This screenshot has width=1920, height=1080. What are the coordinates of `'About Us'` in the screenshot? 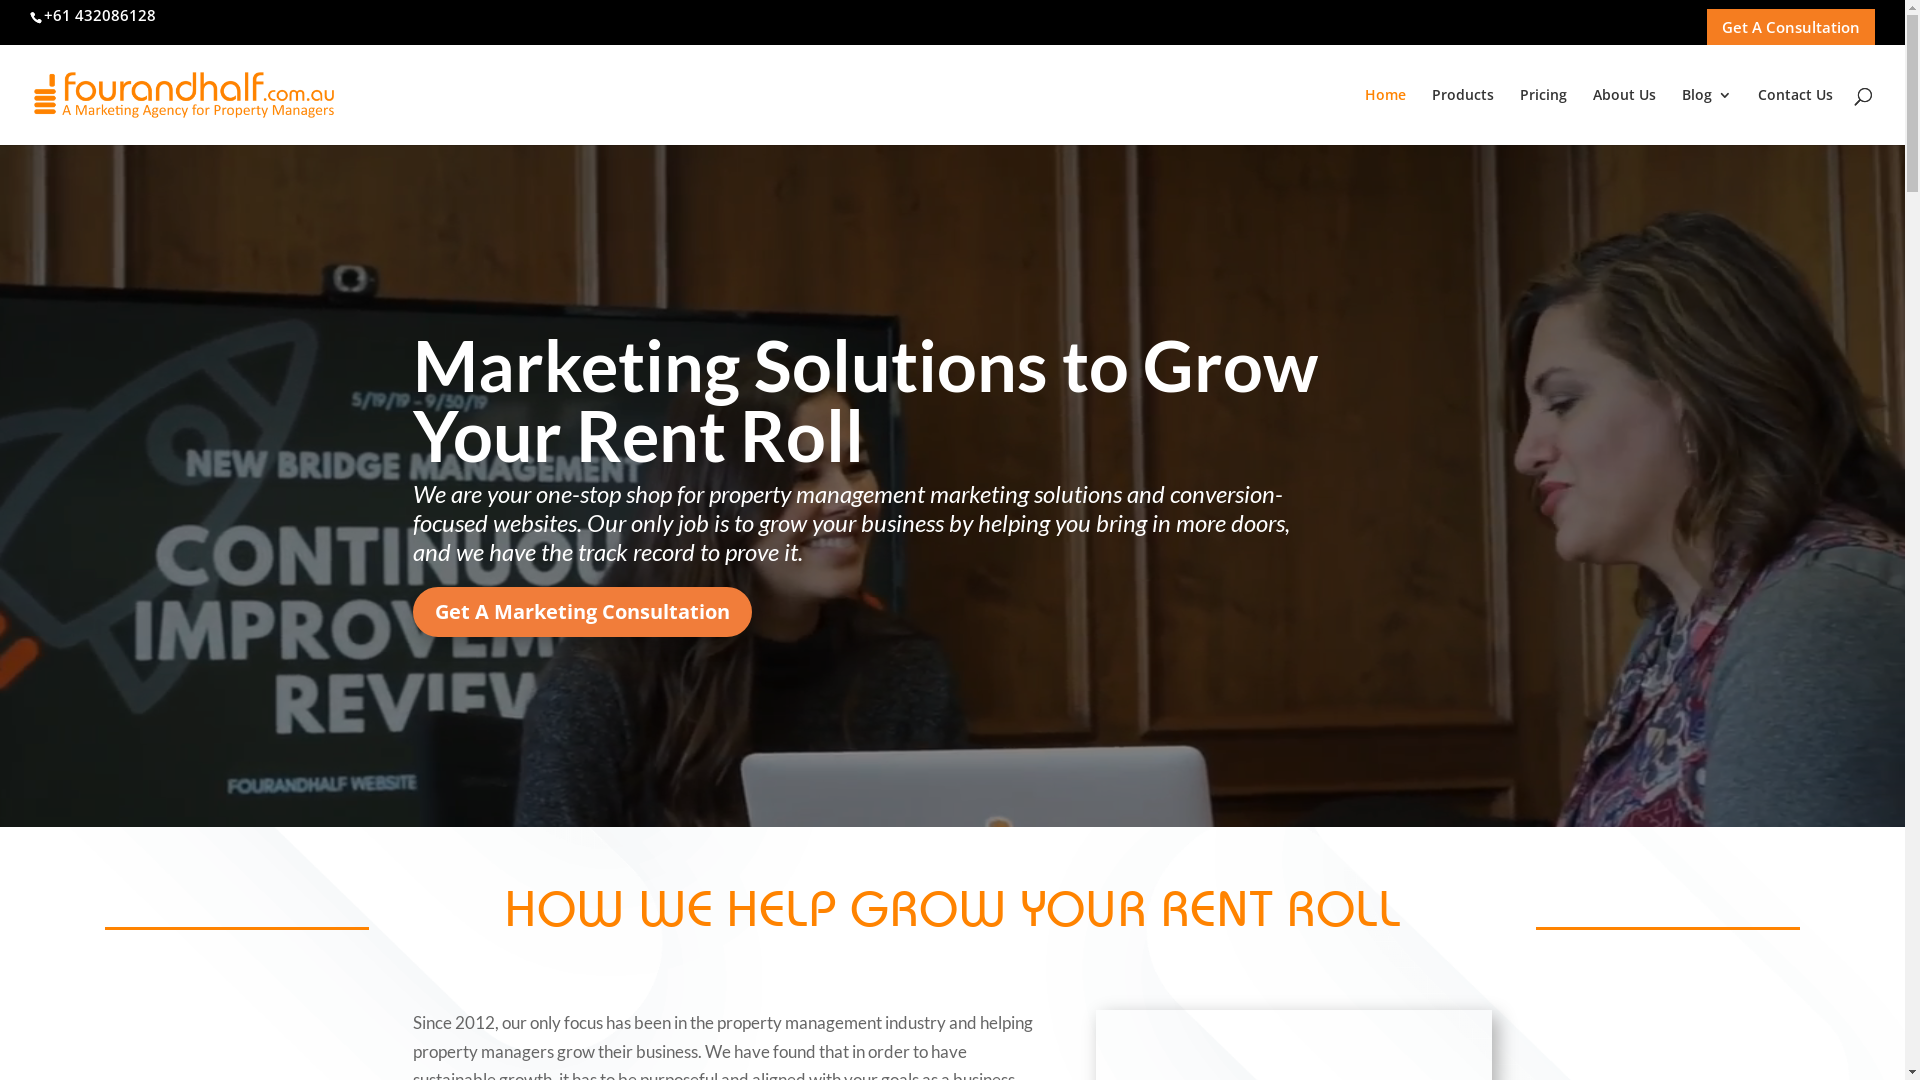 It's located at (1624, 116).